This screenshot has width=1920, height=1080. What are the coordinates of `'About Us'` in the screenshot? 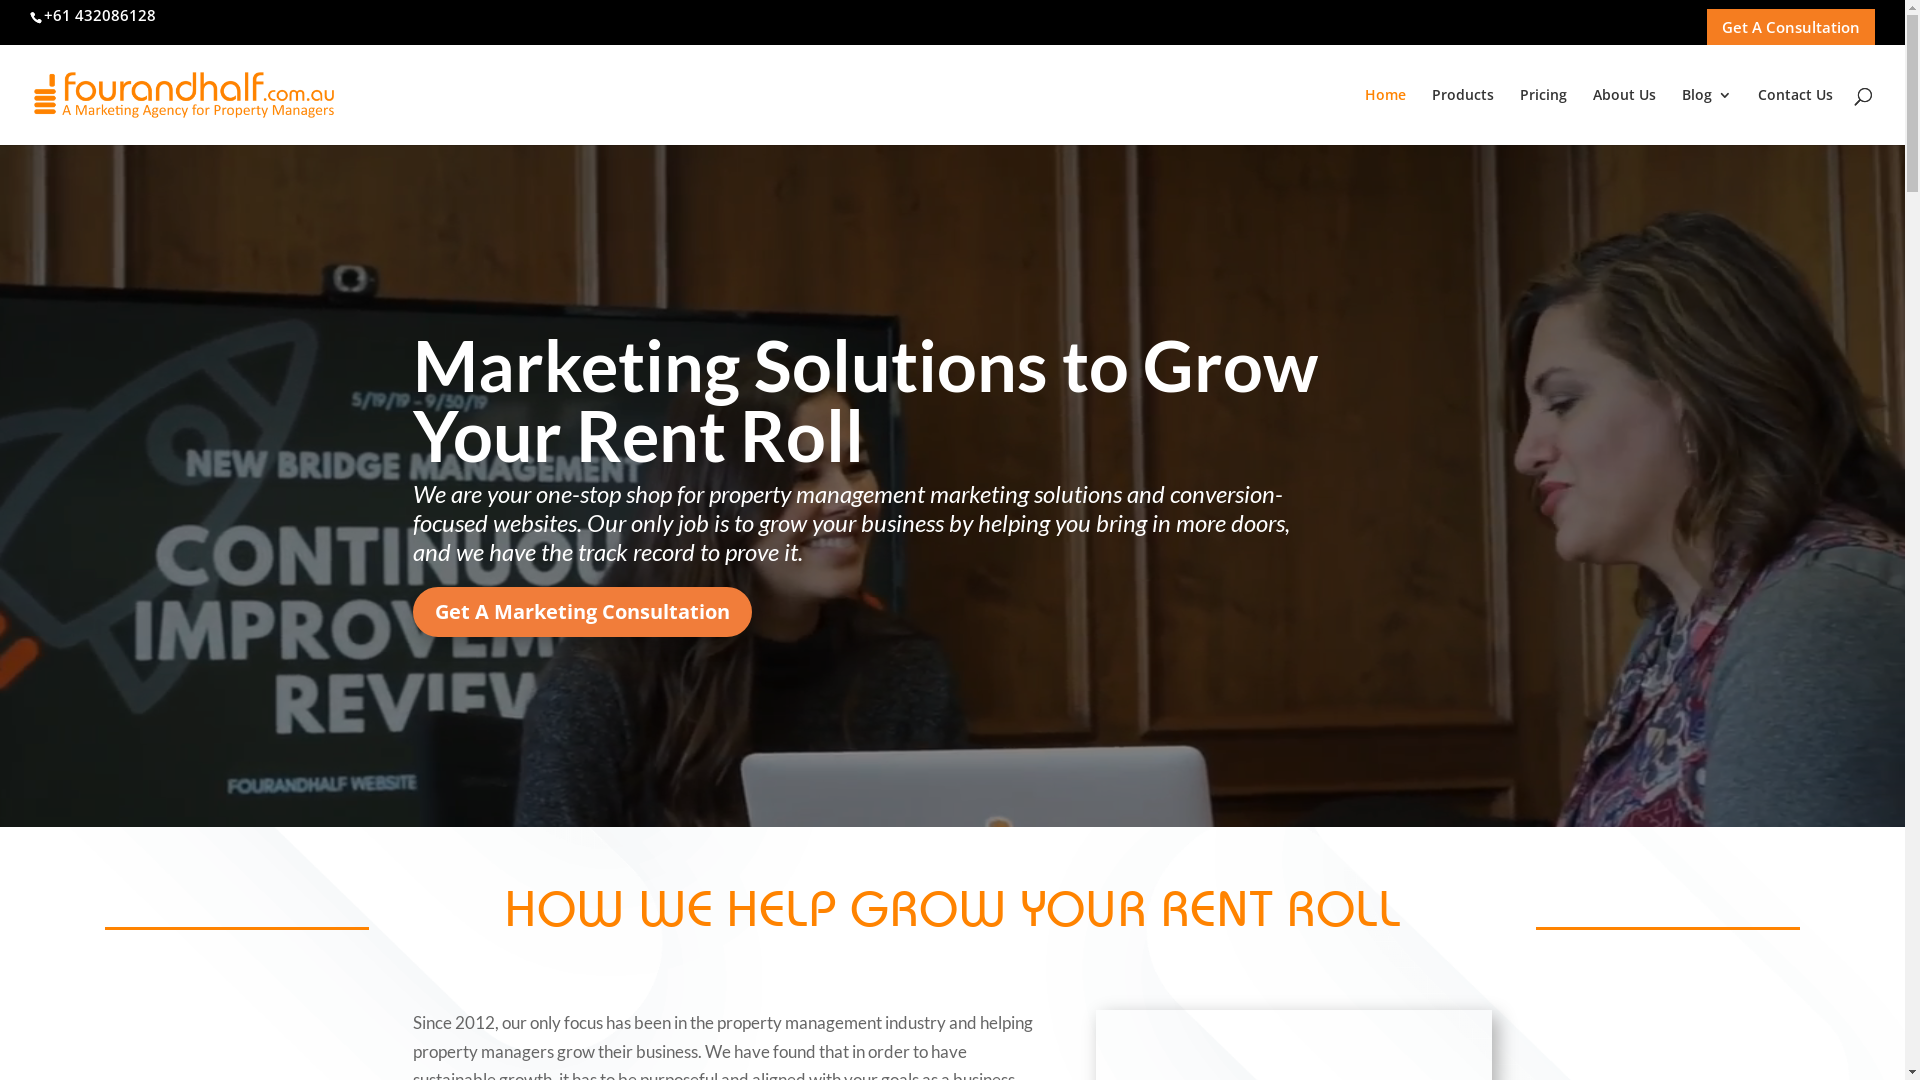 It's located at (1624, 116).